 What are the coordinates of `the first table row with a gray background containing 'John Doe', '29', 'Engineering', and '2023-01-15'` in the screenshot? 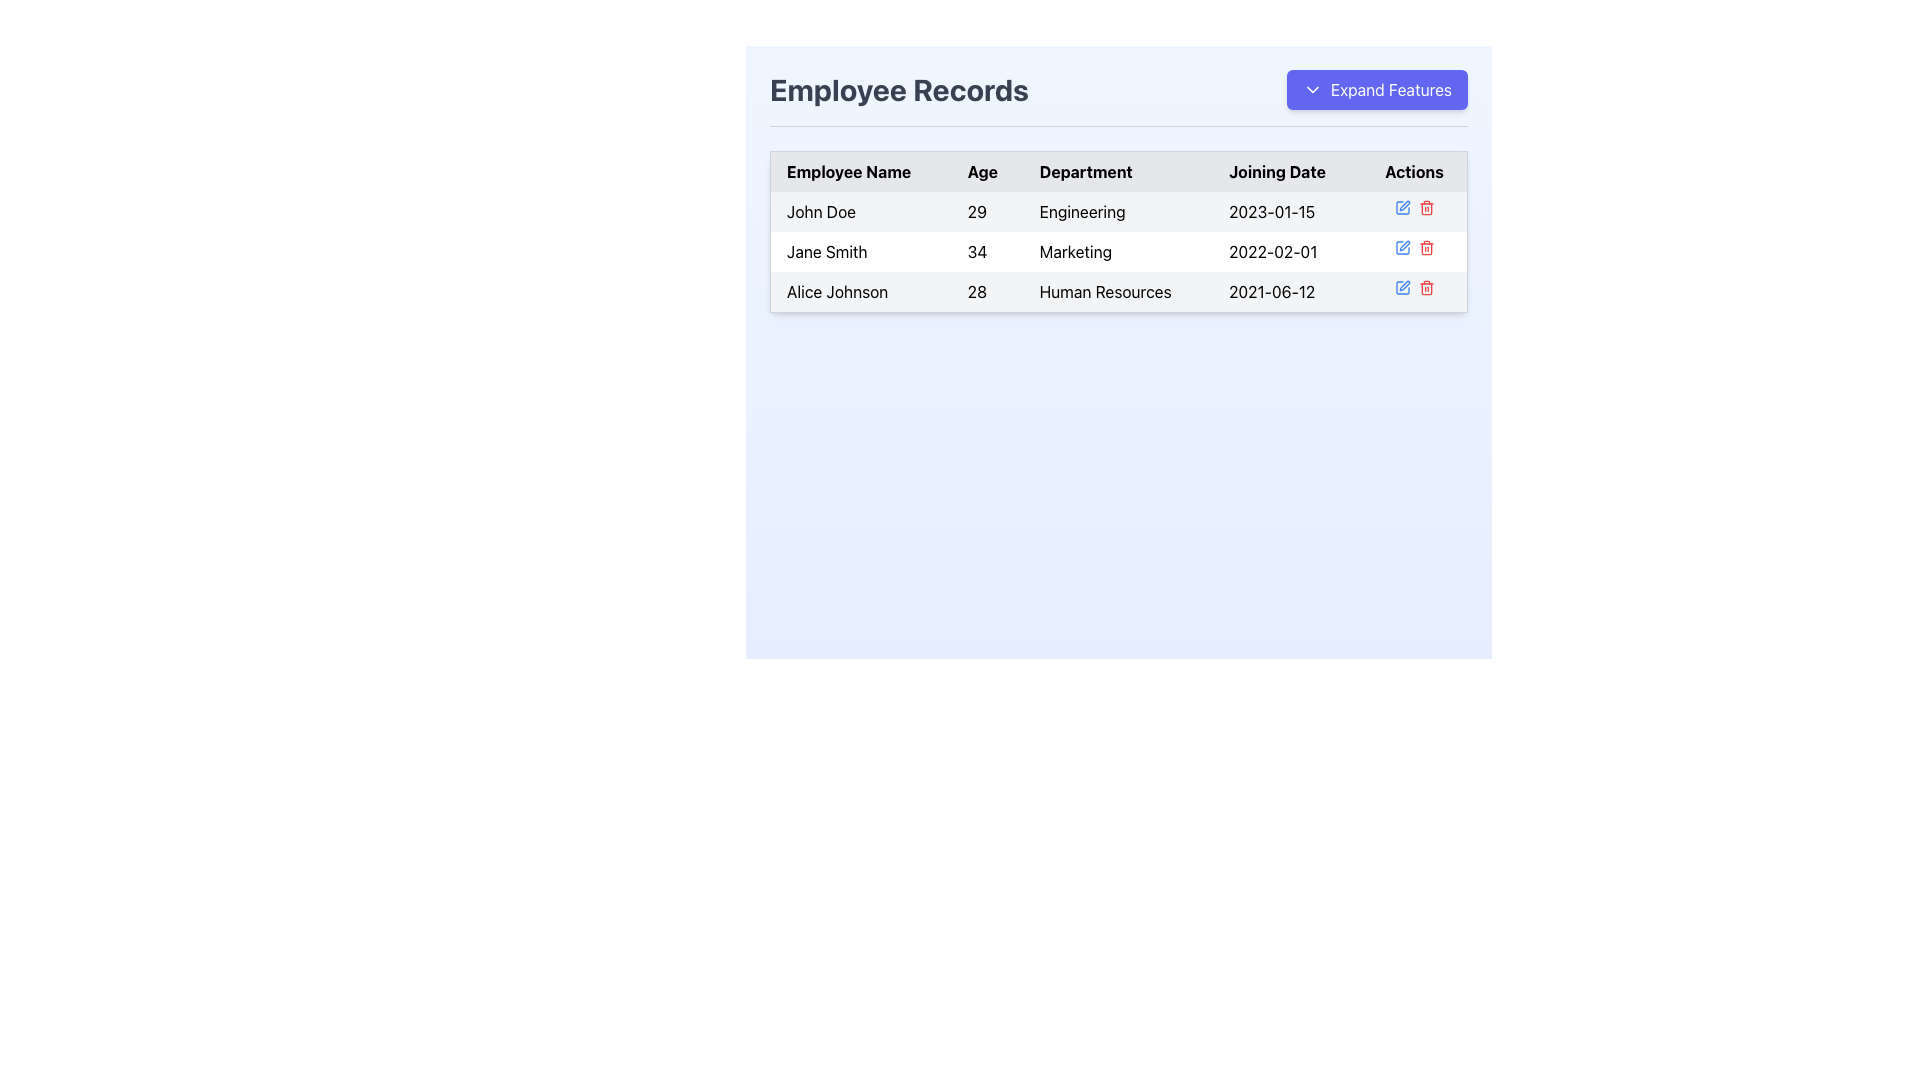 It's located at (1117, 212).